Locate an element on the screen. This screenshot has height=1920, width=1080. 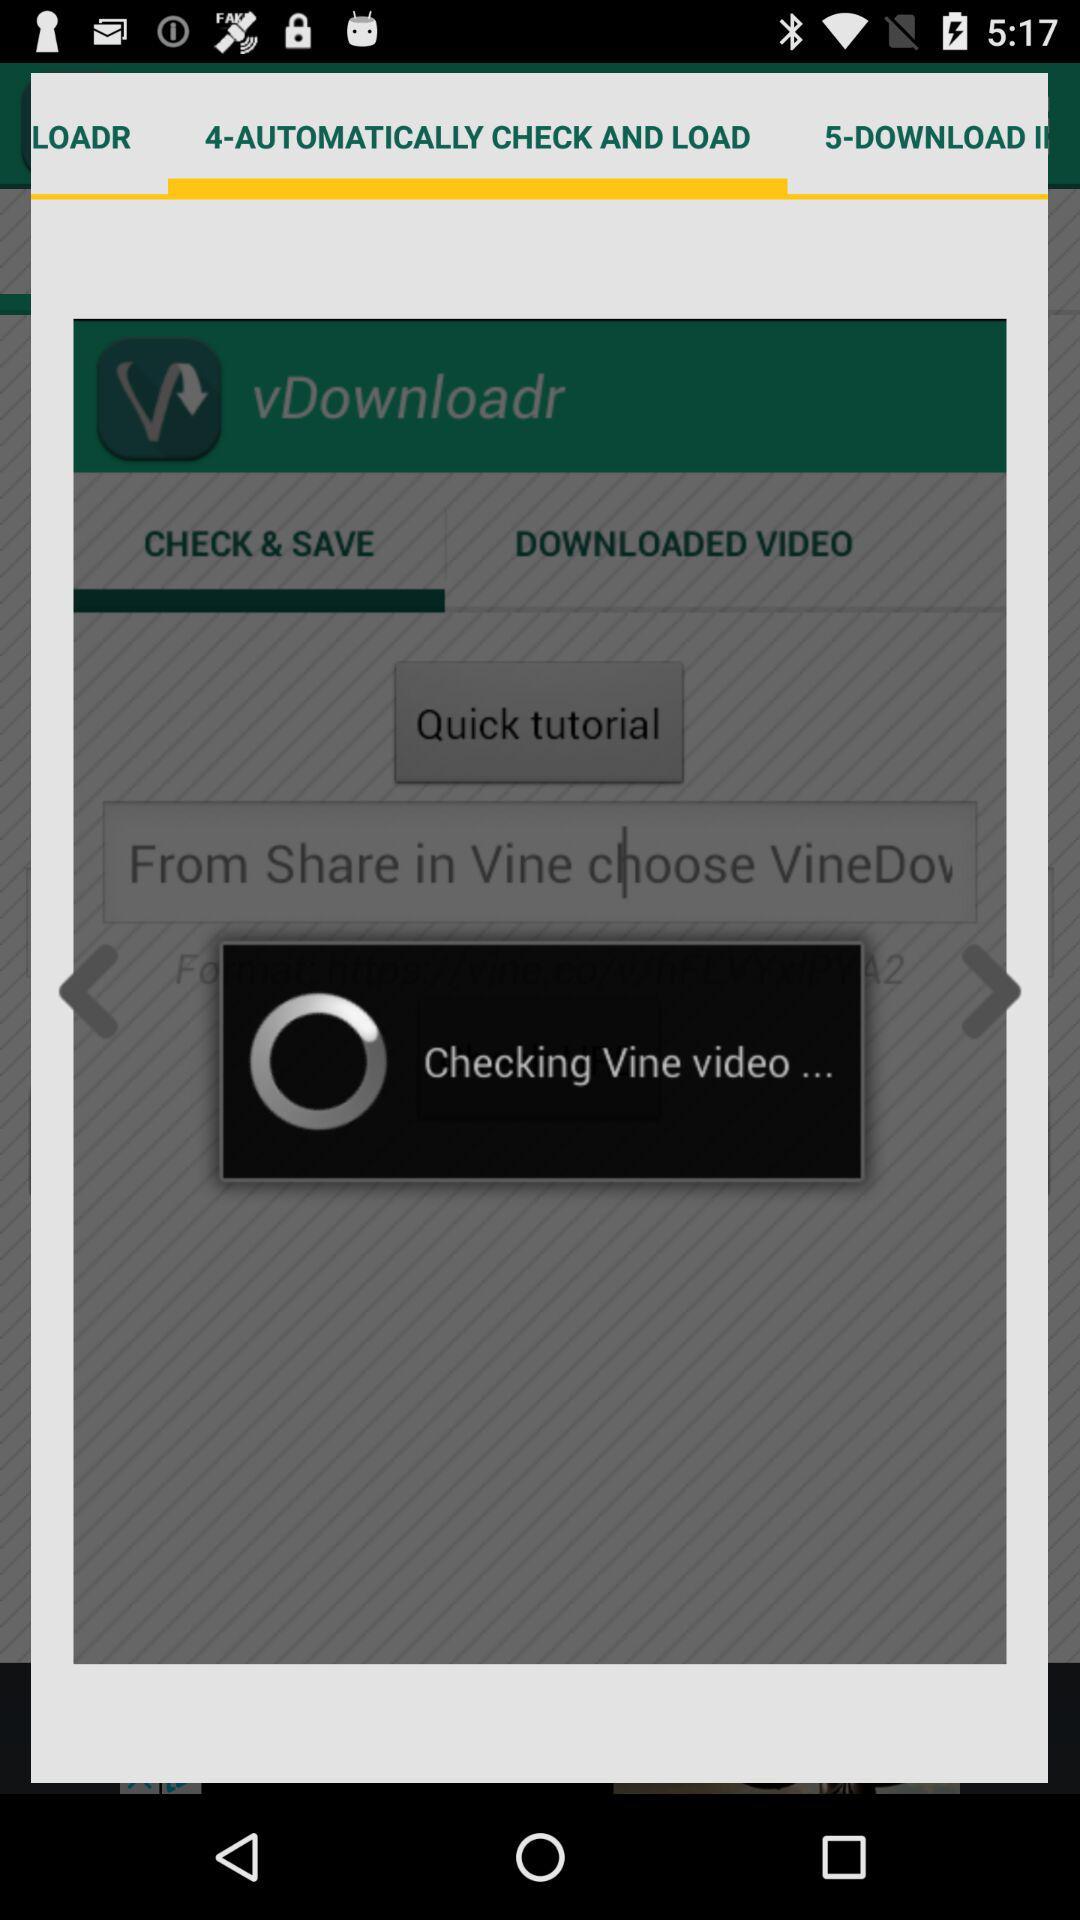
app next to 5 download in item is located at coordinates (477, 135).